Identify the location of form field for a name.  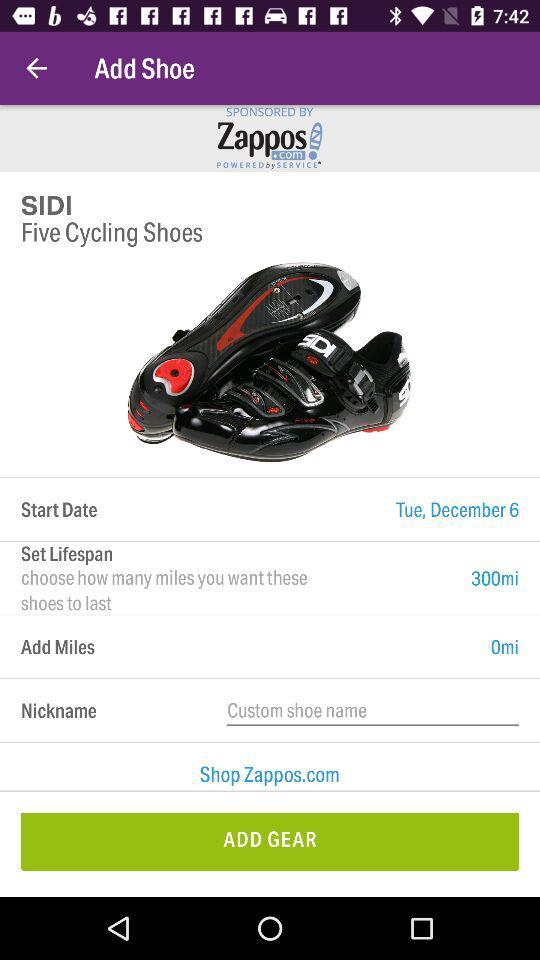
(373, 710).